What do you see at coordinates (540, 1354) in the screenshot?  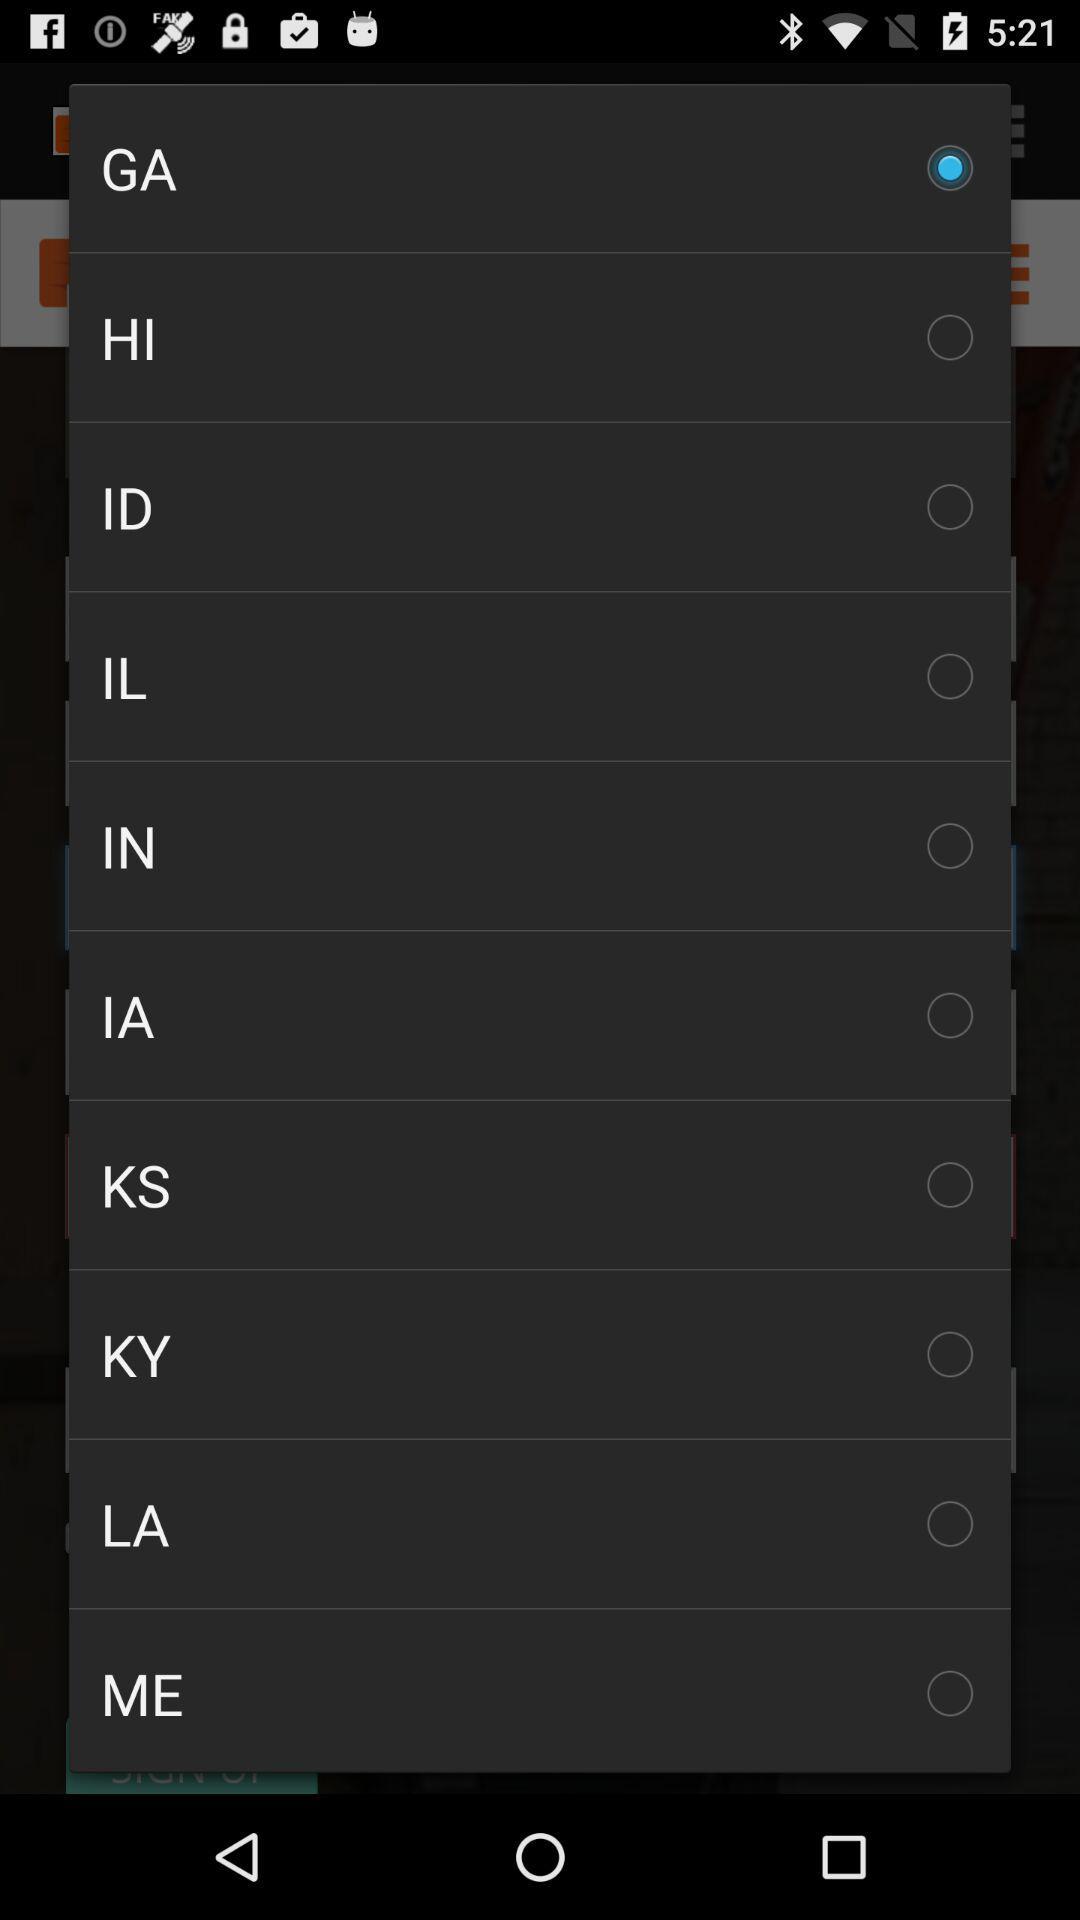 I see `ky checkbox` at bounding box center [540, 1354].